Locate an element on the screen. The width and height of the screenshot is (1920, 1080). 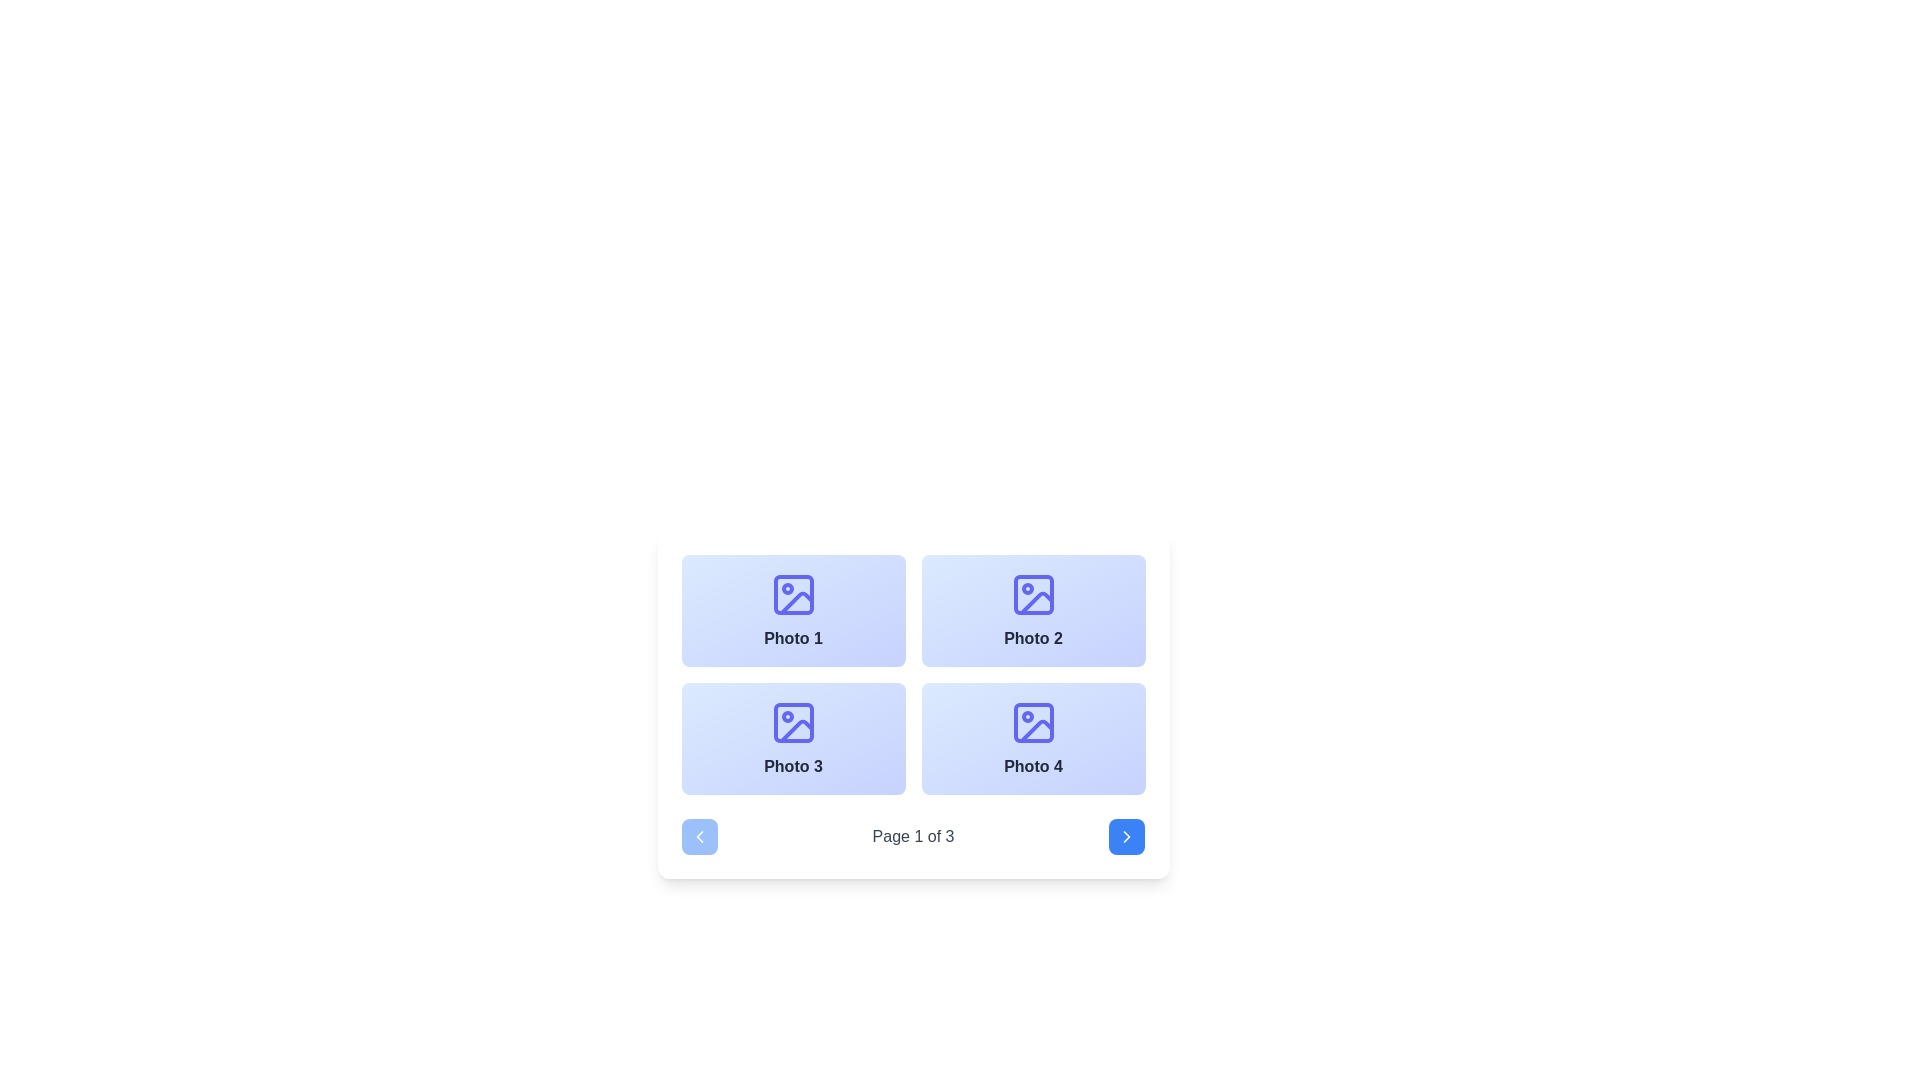
the vector graphic line element in the first photo box labeled 'Photo 1' within the grid layout is located at coordinates (795, 602).